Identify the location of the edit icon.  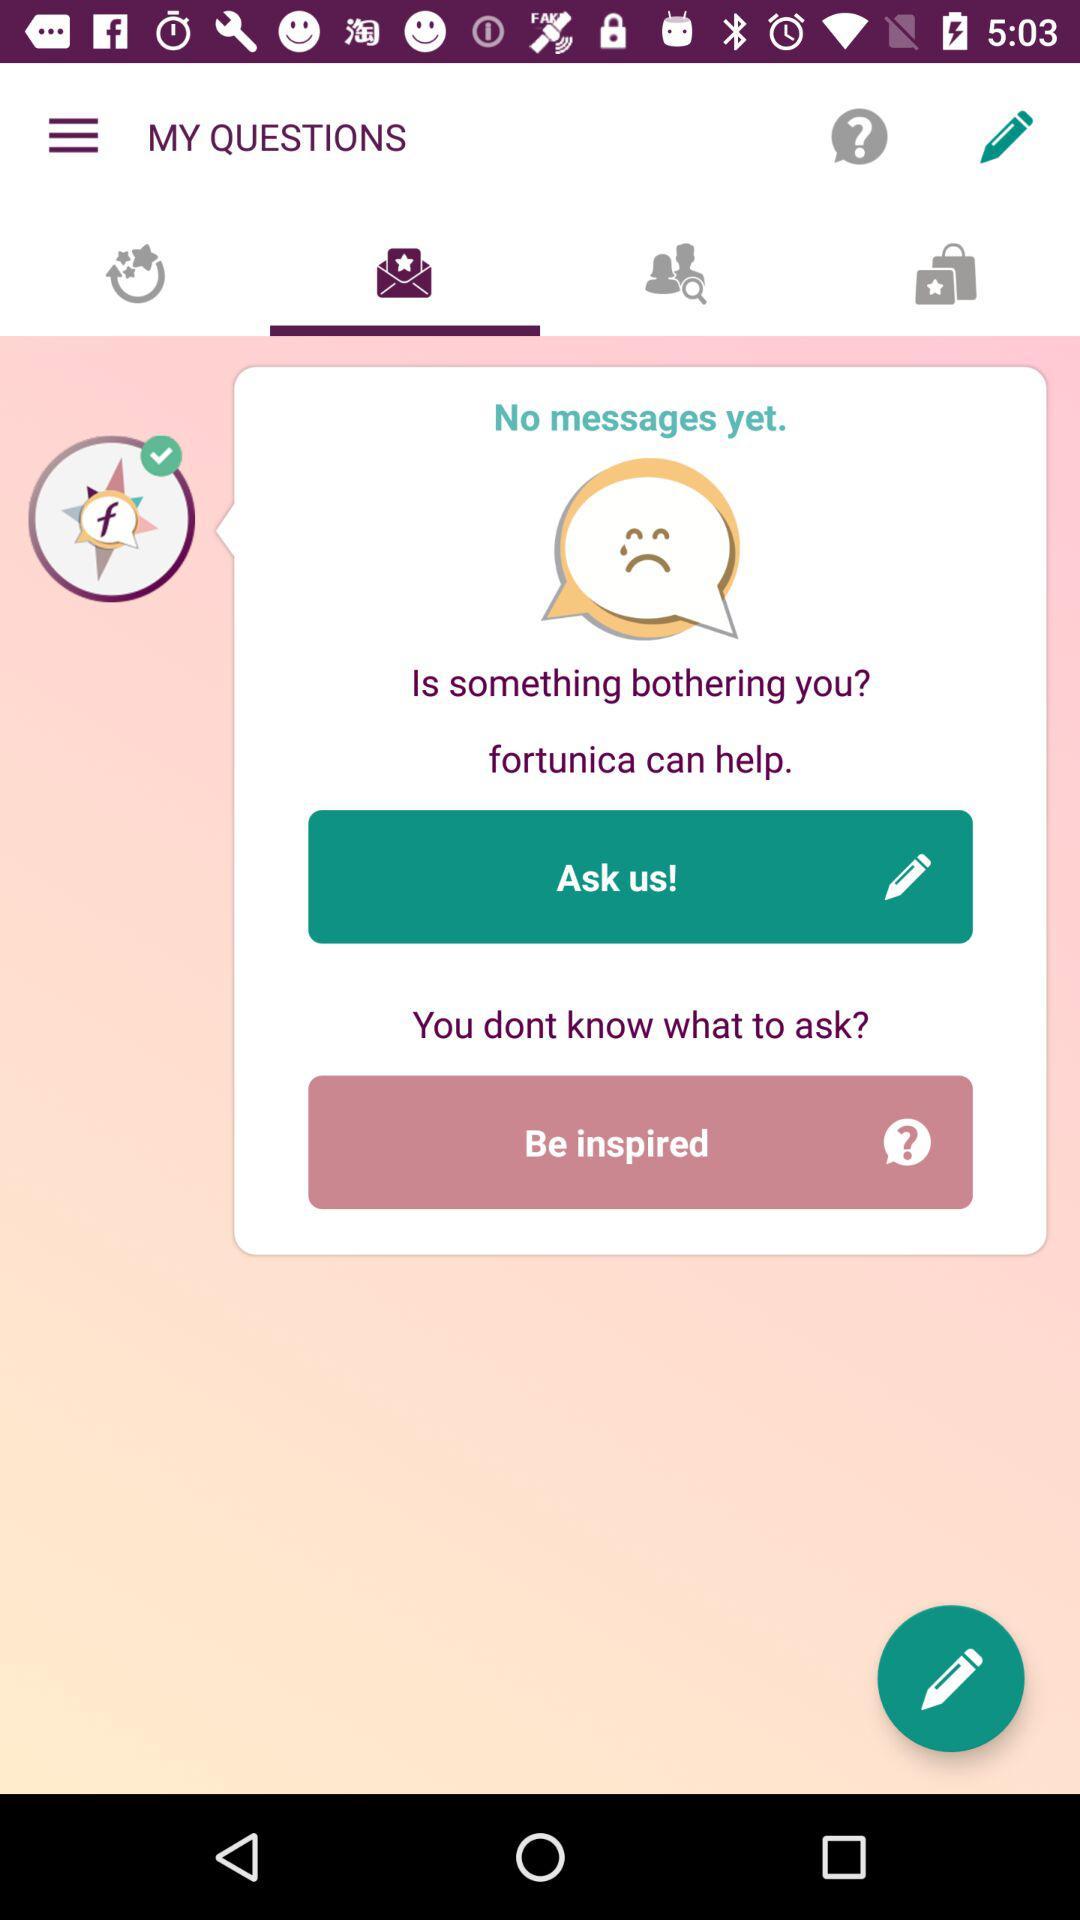
(950, 1678).